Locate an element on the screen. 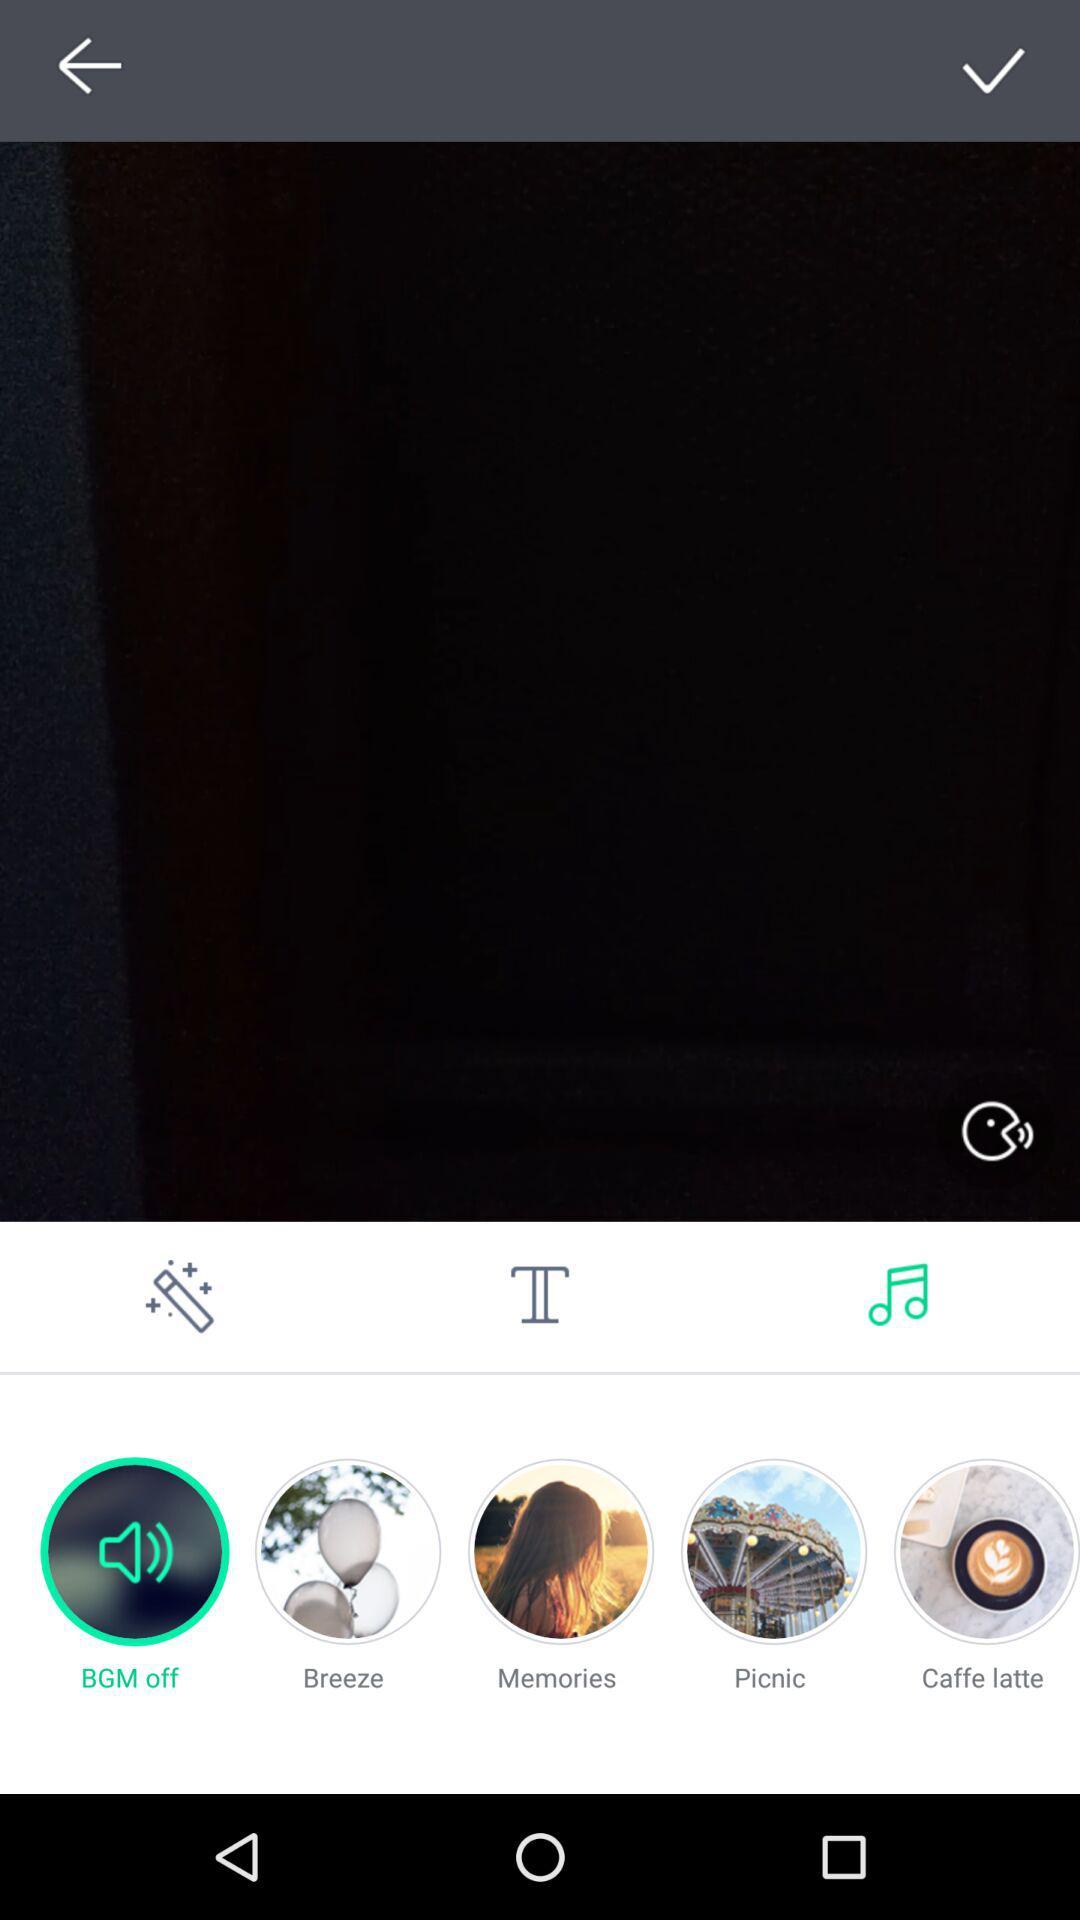 This screenshot has height=1920, width=1080. save is located at coordinates (995, 70).